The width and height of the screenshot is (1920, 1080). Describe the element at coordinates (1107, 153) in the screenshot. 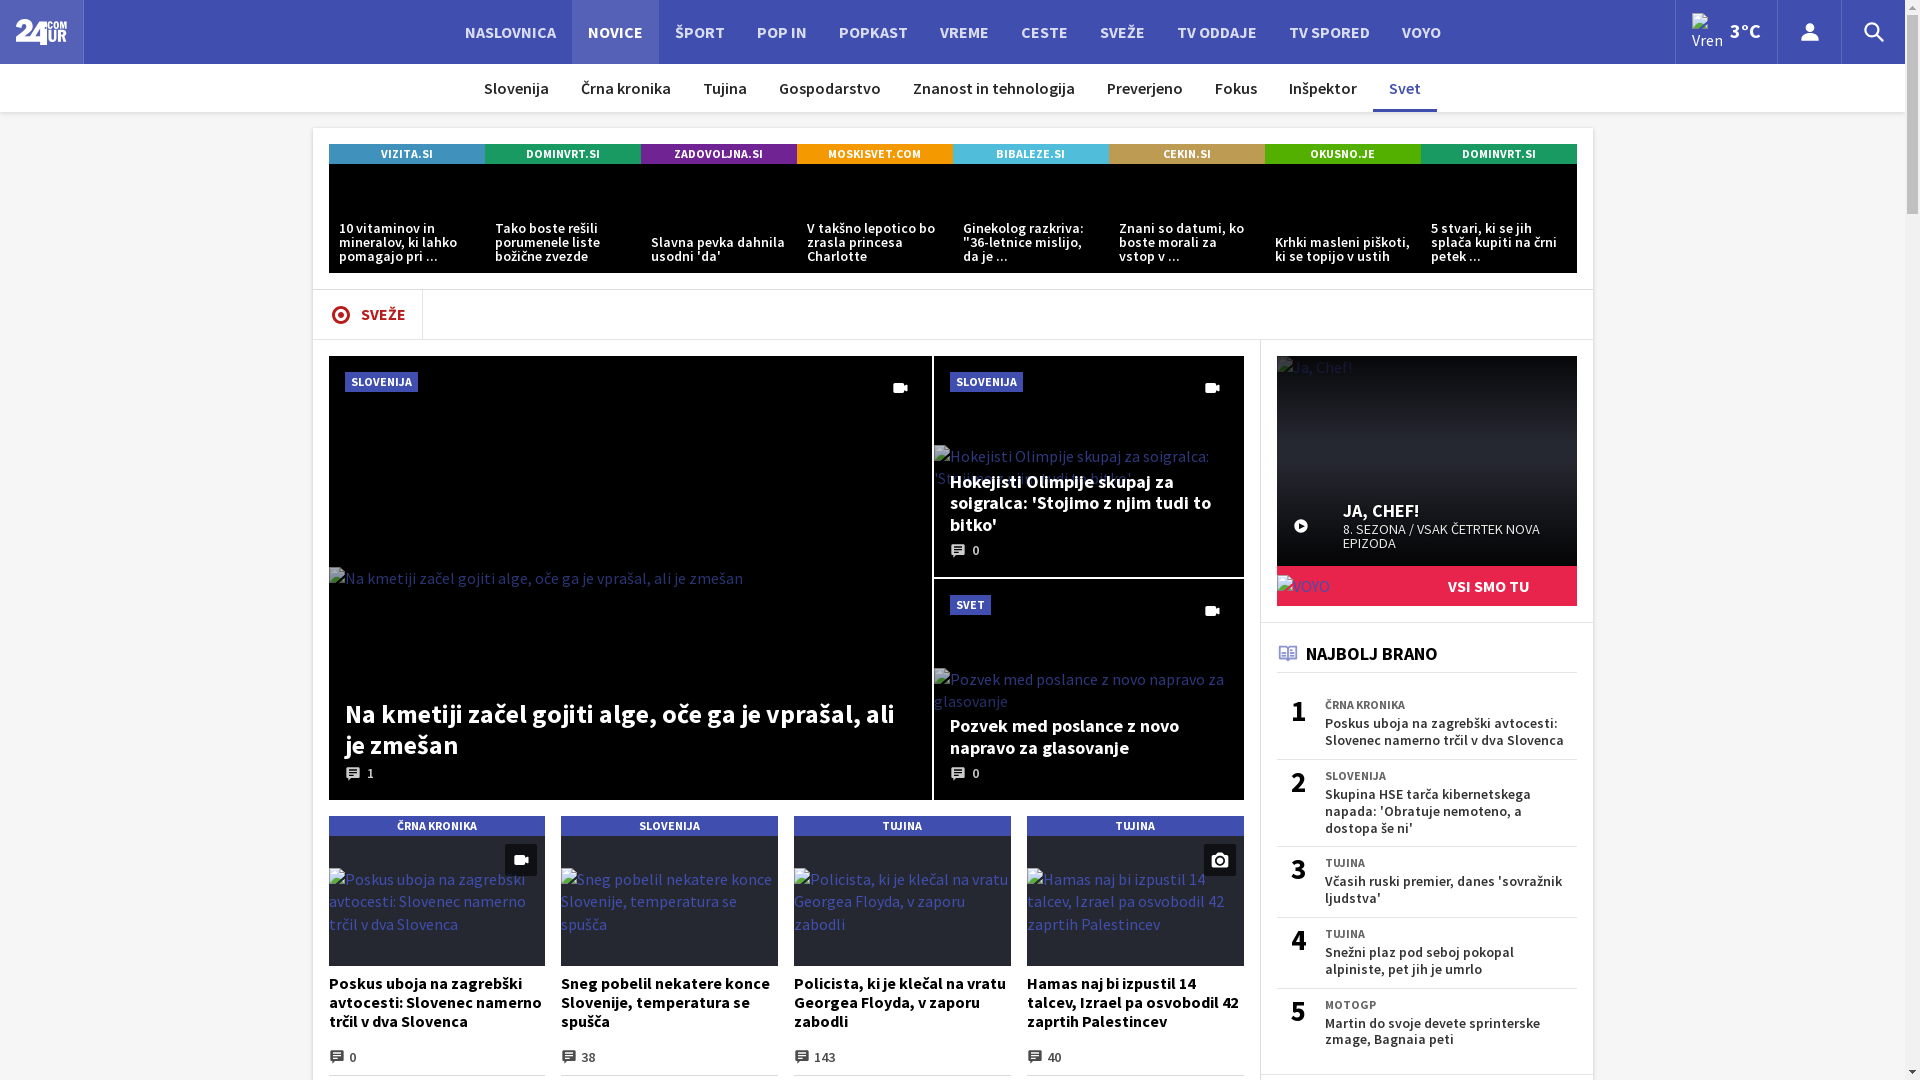

I see `'CEKIN.SI'` at that location.